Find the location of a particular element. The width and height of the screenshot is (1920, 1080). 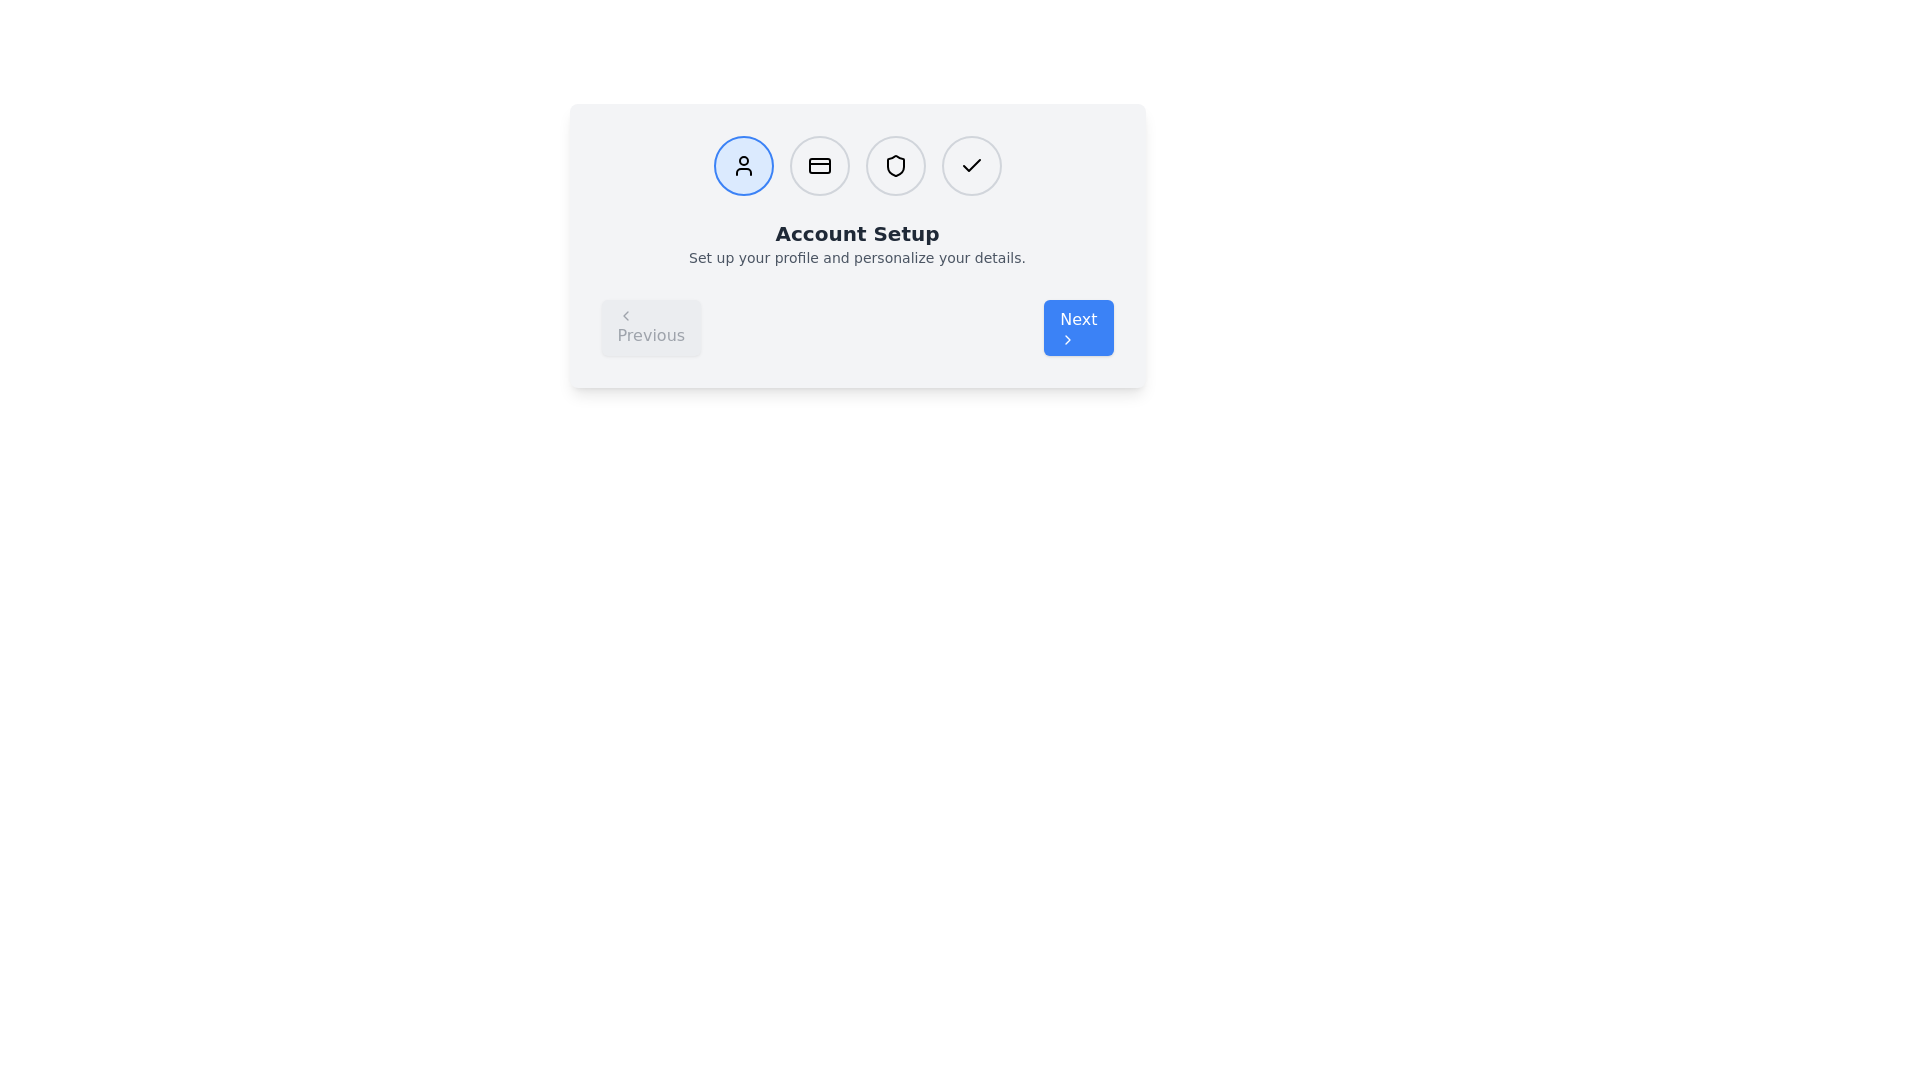

the shield-shaped icon embedded within the circular button, which is positioned third from the left among four similar buttons at the top center of the interface is located at coordinates (894, 164).